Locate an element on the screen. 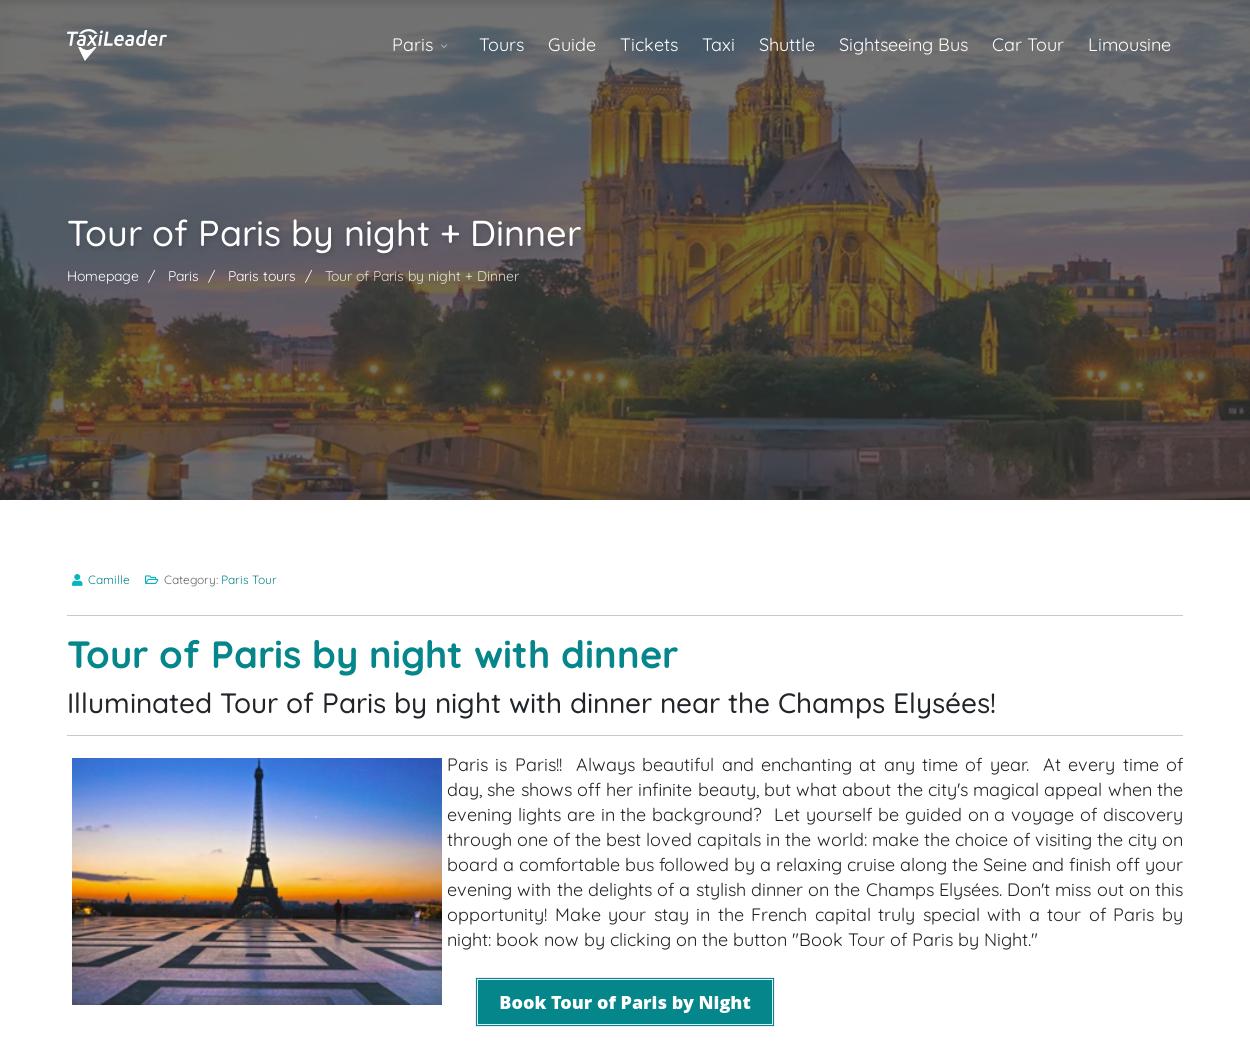 This screenshot has width=1250, height=1044. 'Entry tickets with the option to "Skip the Queue" for the cruise along the Seine;' is located at coordinates (93, 904).